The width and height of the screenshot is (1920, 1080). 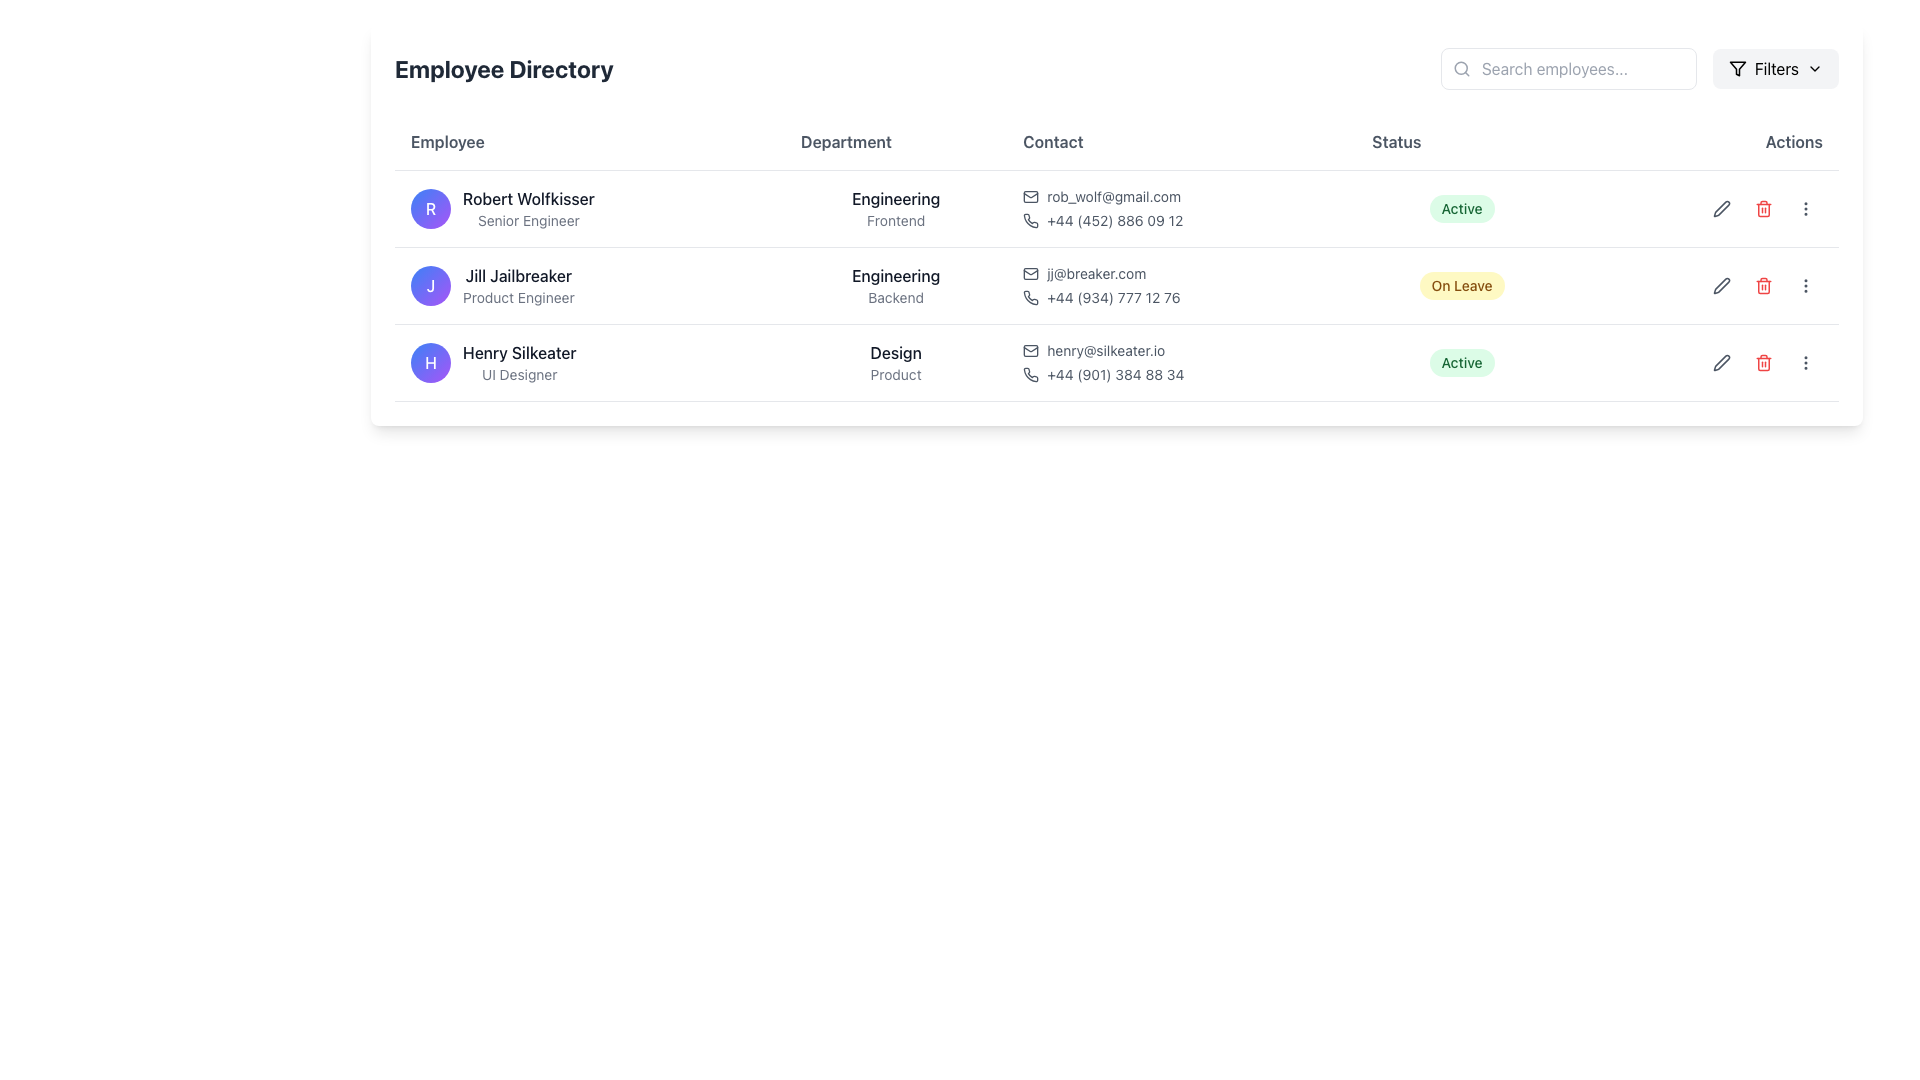 I want to click on phone number displayed in the 'Contact' section of the first row in the employee directory, which is the second piece of contact information after the email address, so click(x=1181, y=220).